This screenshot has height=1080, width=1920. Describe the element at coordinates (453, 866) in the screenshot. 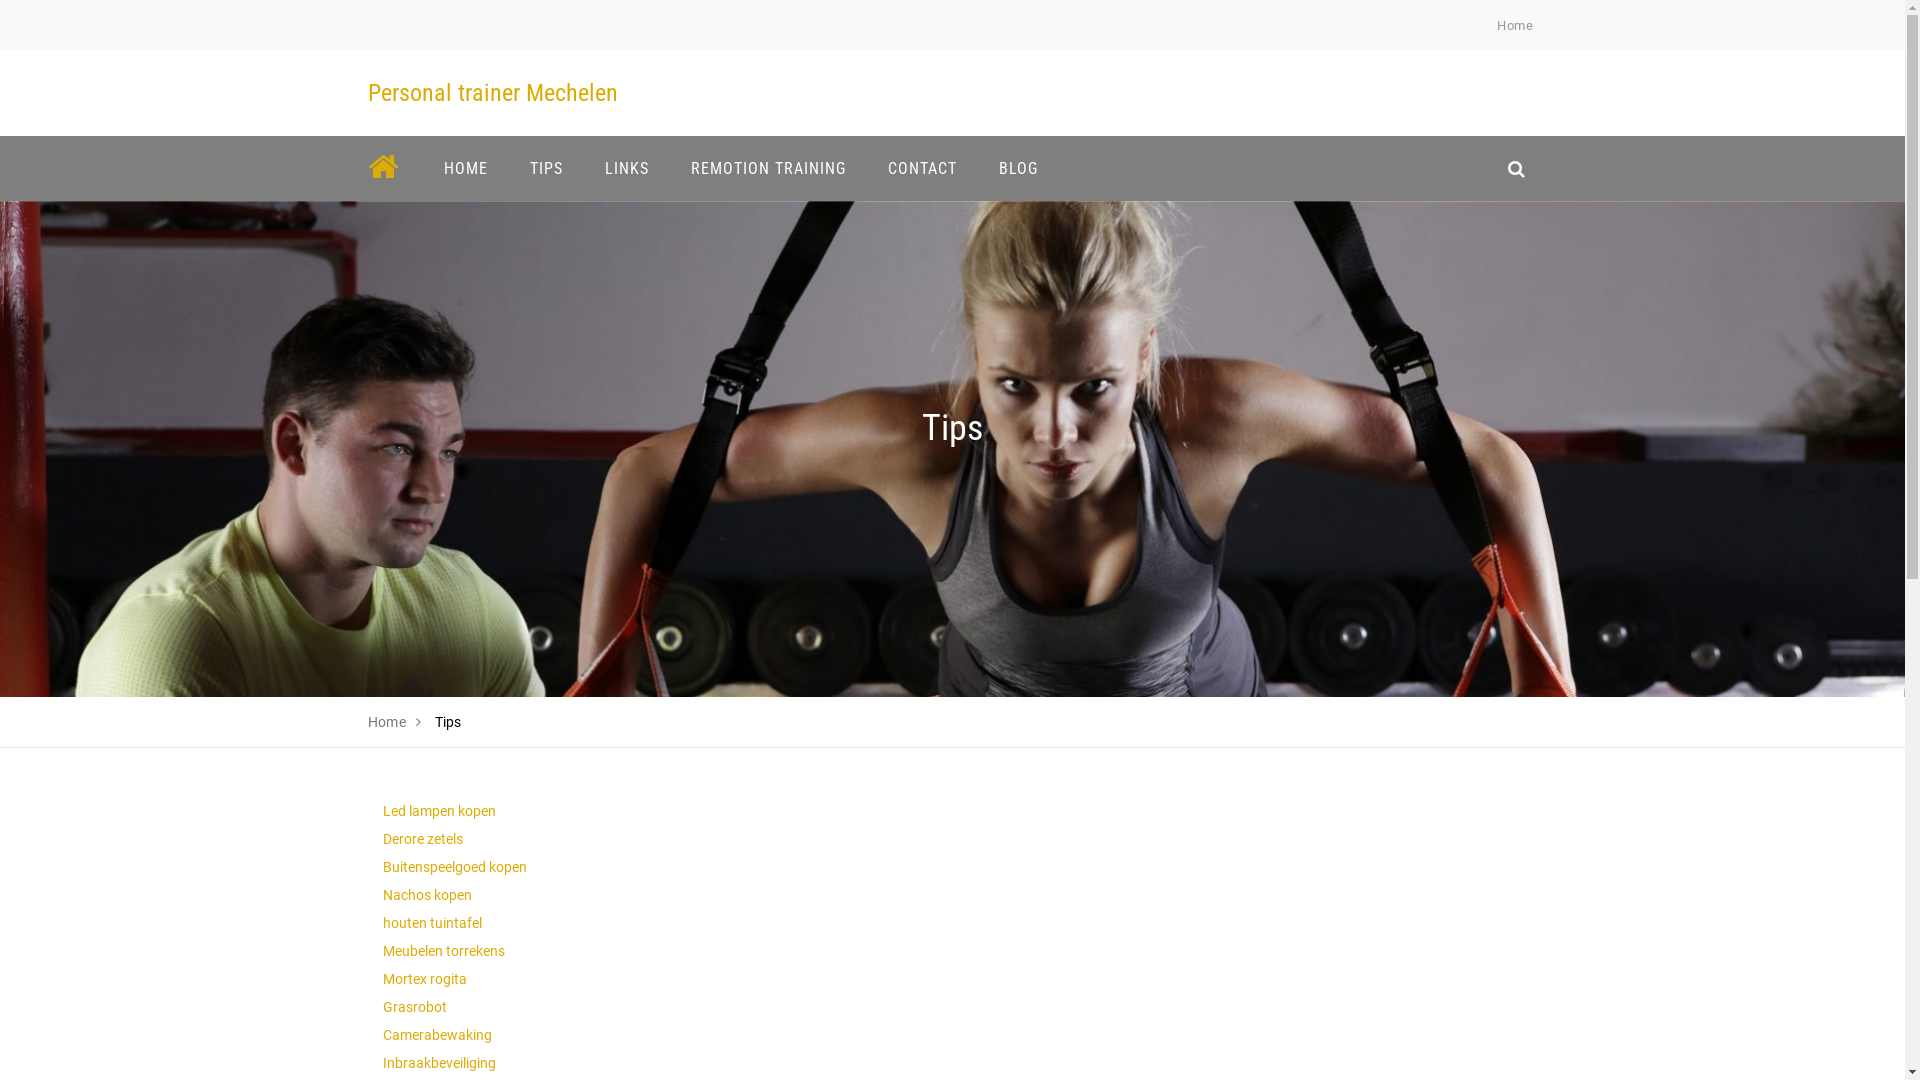

I see `'Buitenspeelgoed kopen'` at that location.